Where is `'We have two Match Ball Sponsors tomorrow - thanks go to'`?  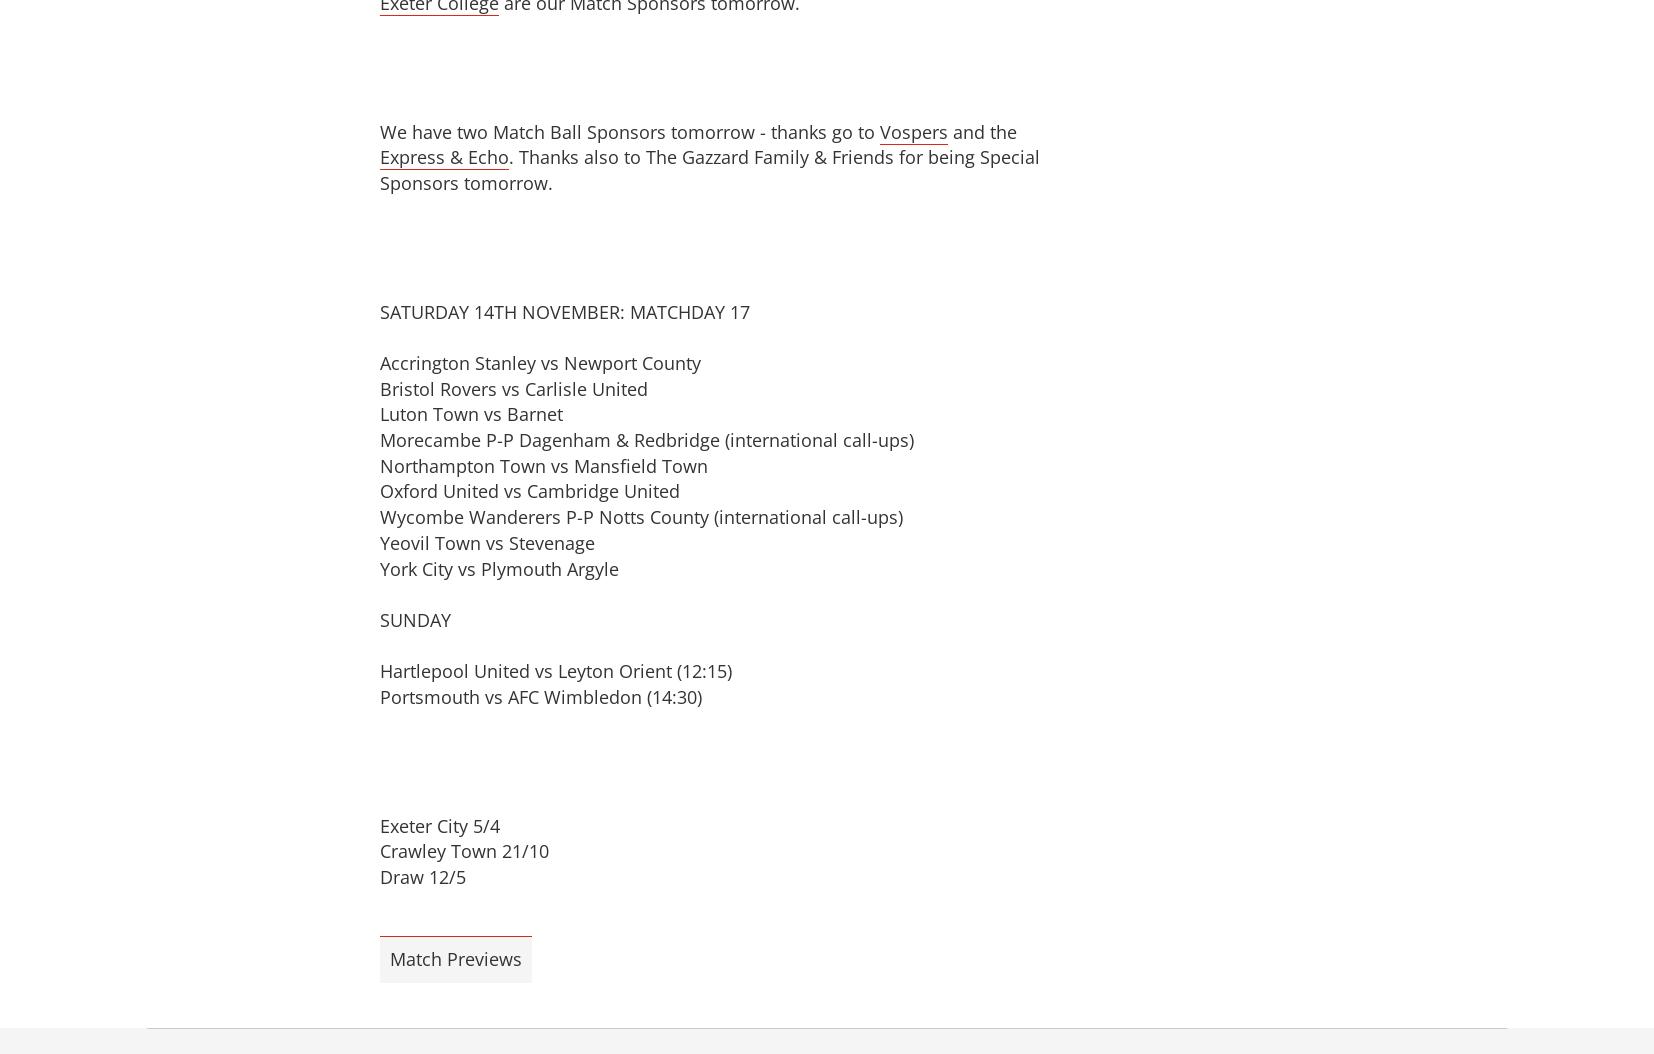
'We have two Match Ball Sponsors tomorrow - thanks go to' is located at coordinates (378, 131).